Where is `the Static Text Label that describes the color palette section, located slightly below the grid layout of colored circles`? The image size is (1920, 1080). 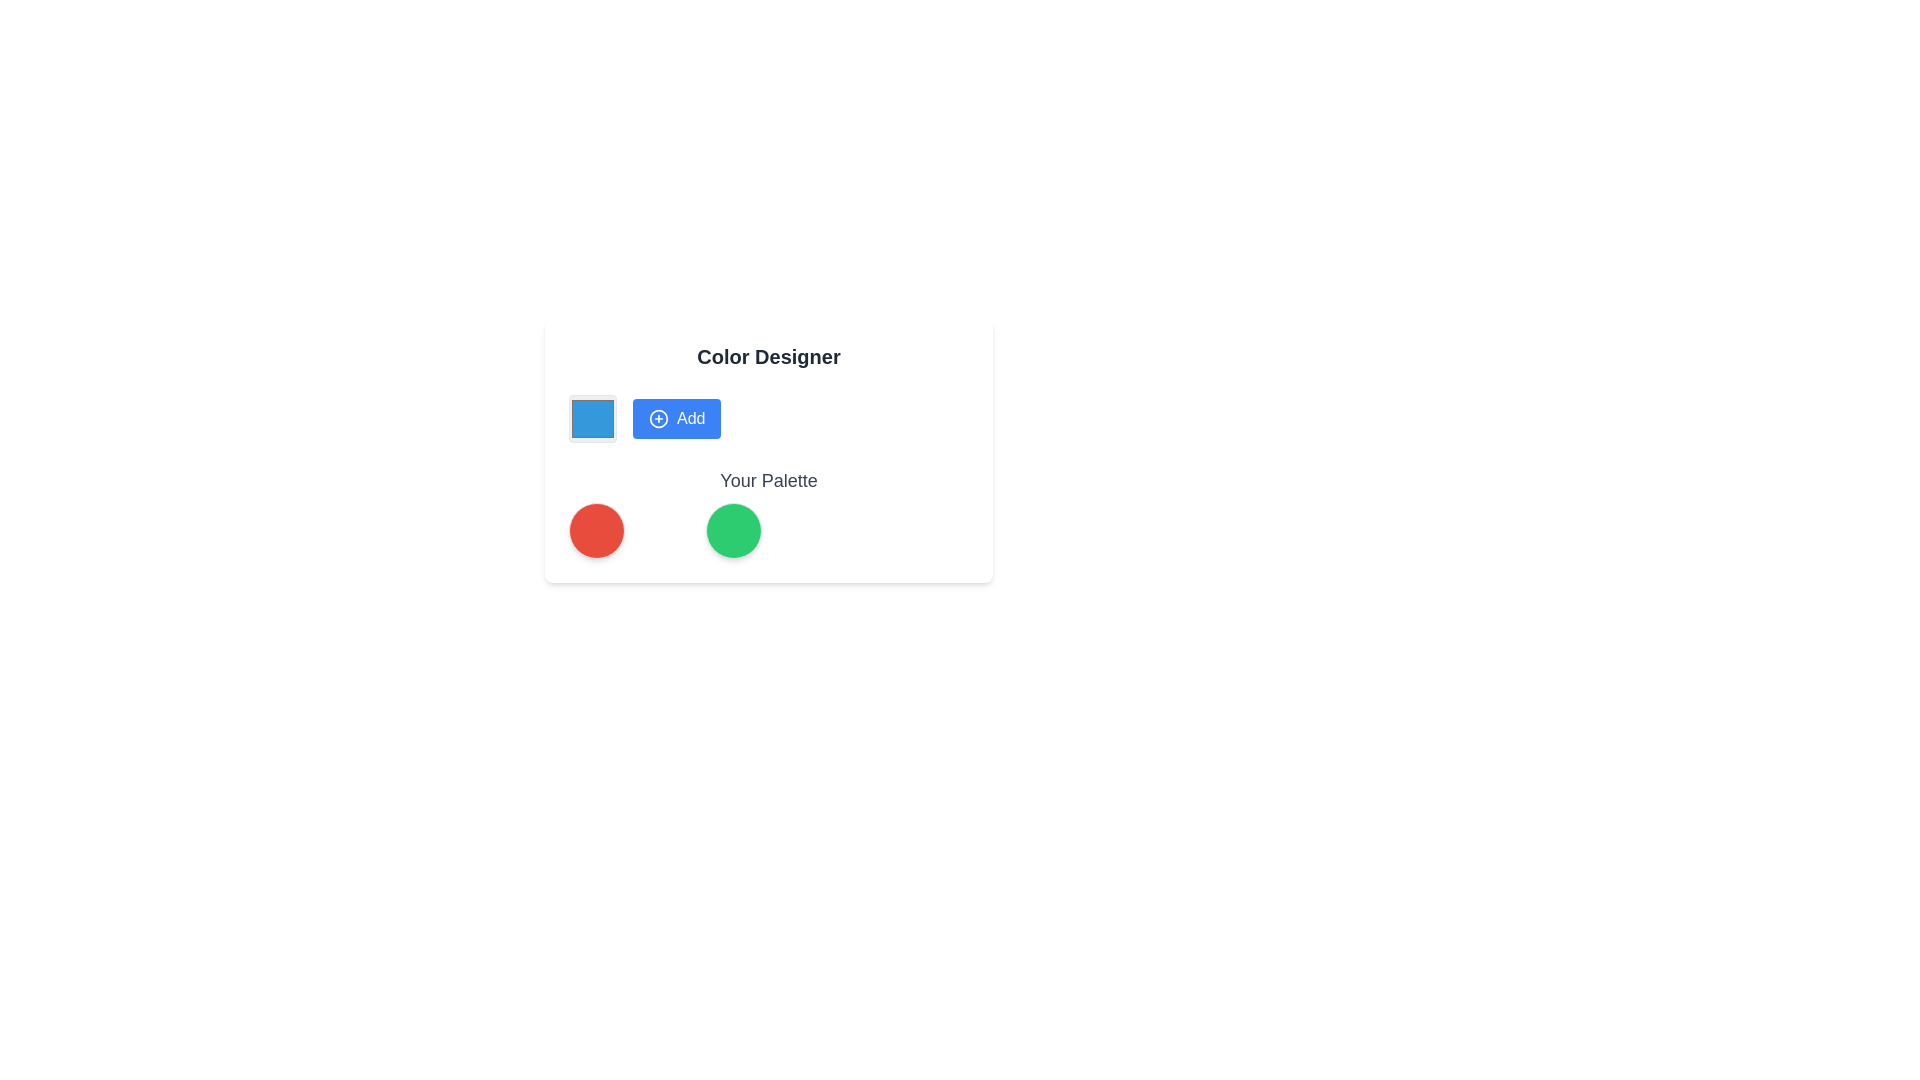
the Static Text Label that describes the color palette section, located slightly below the grid layout of colored circles is located at coordinates (767, 481).